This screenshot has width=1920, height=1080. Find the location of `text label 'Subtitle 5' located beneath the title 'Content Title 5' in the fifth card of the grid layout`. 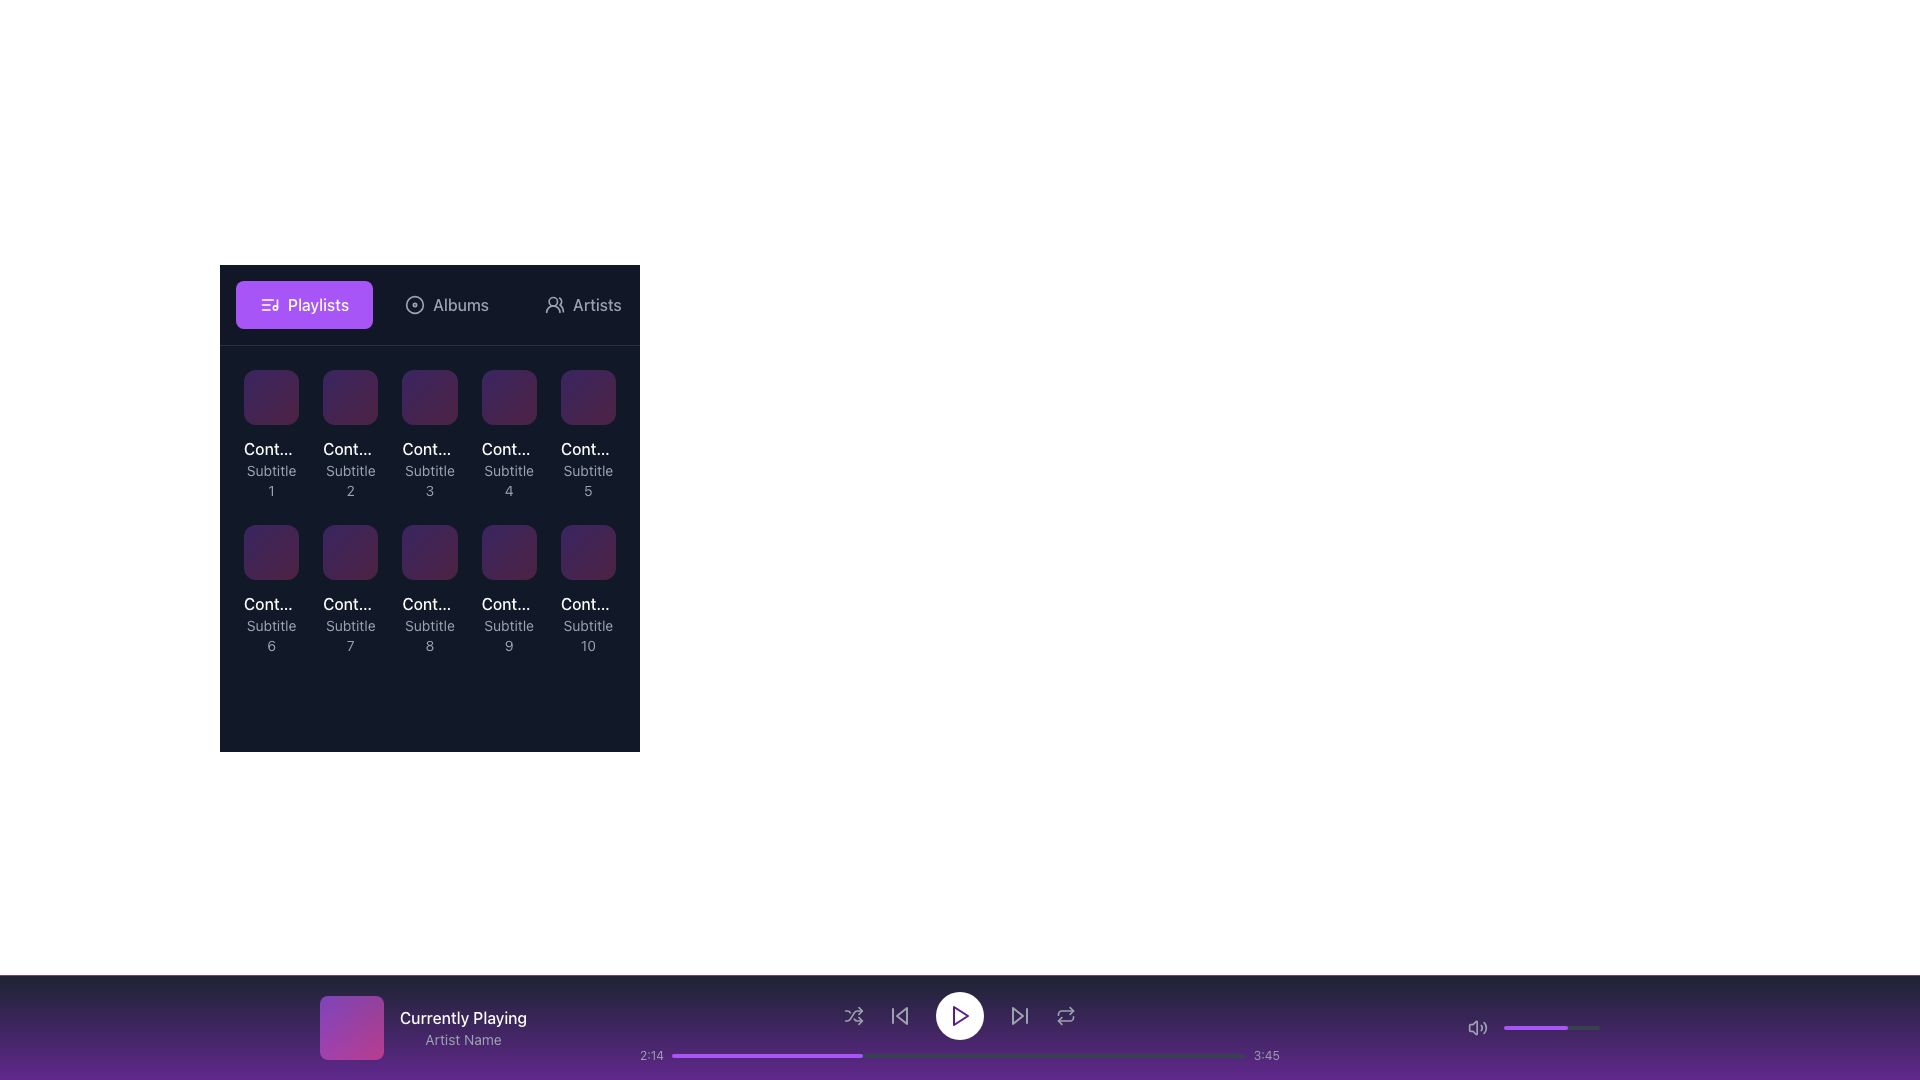

text label 'Subtitle 5' located beneath the title 'Content Title 5' in the fifth card of the grid layout is located at coordinates (587, 481).